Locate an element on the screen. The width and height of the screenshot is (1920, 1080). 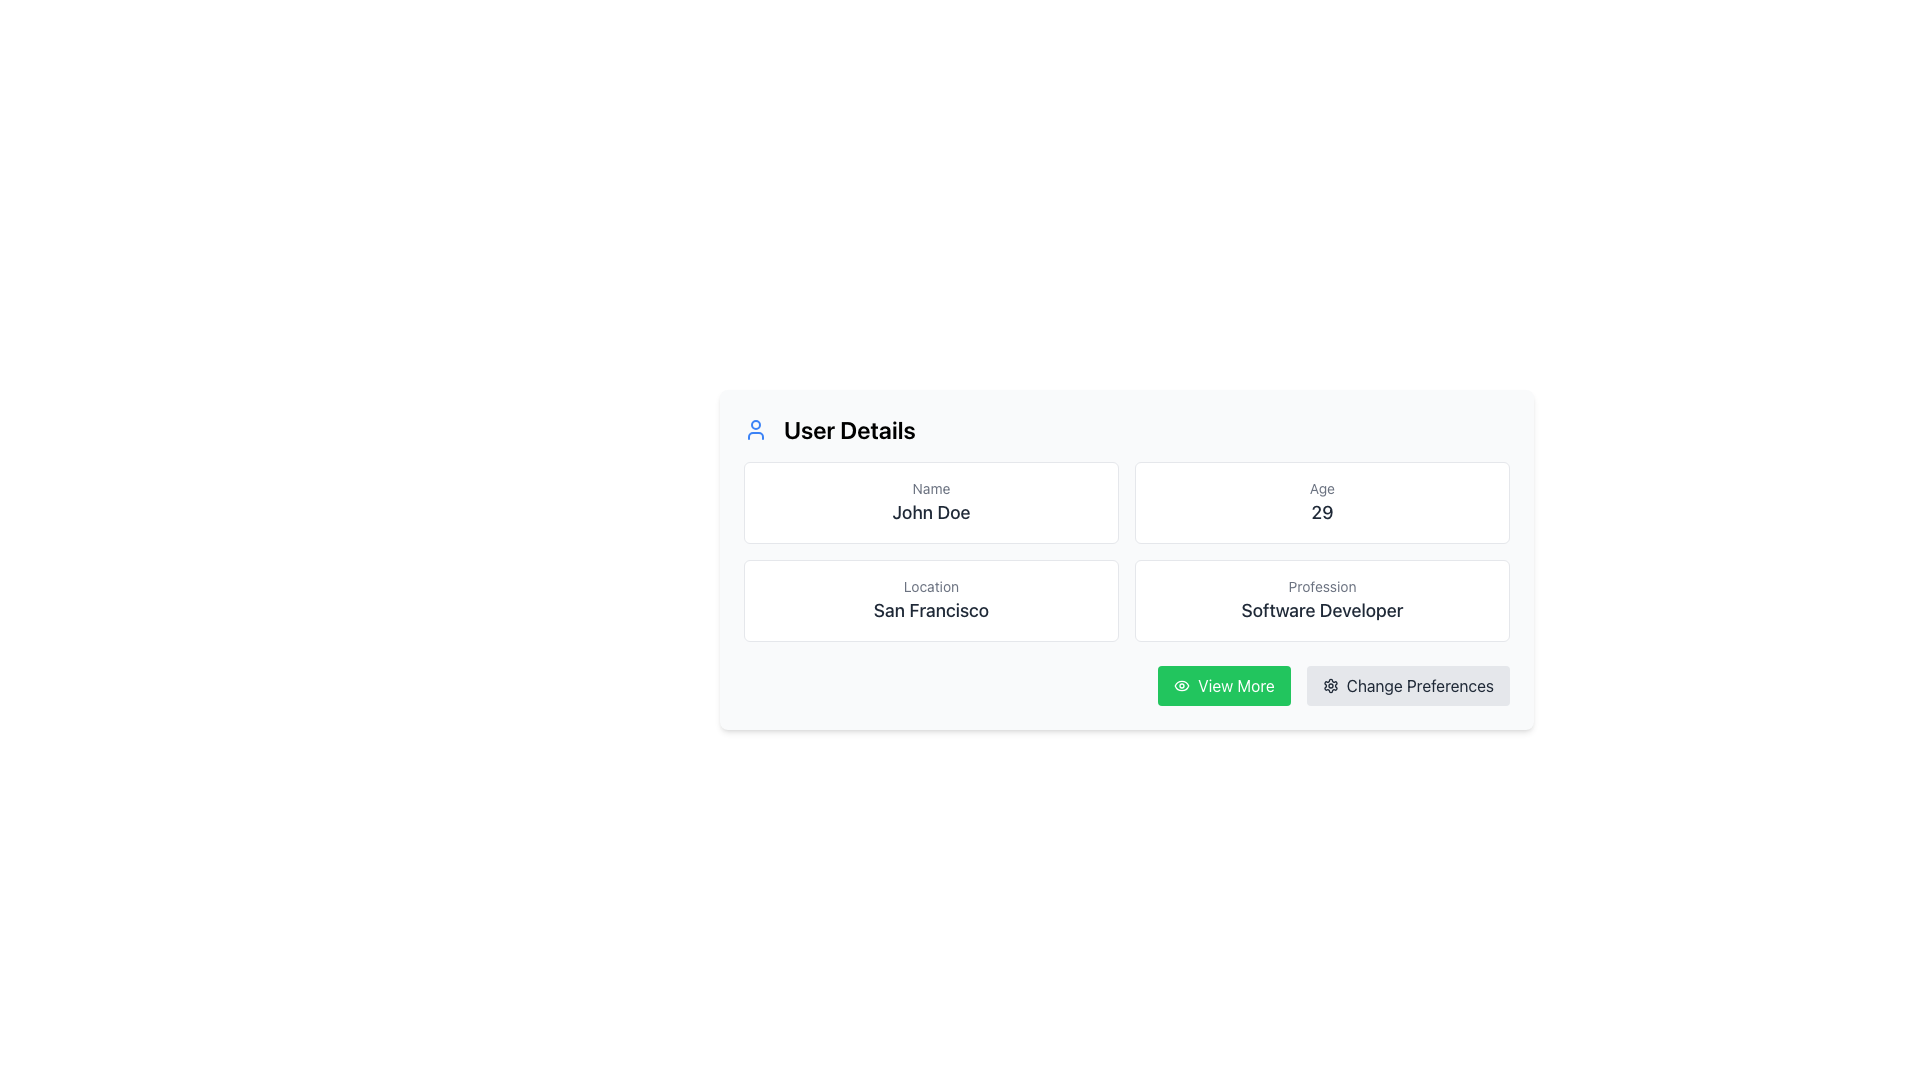
the static text label displaying the age value, which is located within the 'Age' card in the top-right of the grid of four cards is located at coordinates (1322, 512).